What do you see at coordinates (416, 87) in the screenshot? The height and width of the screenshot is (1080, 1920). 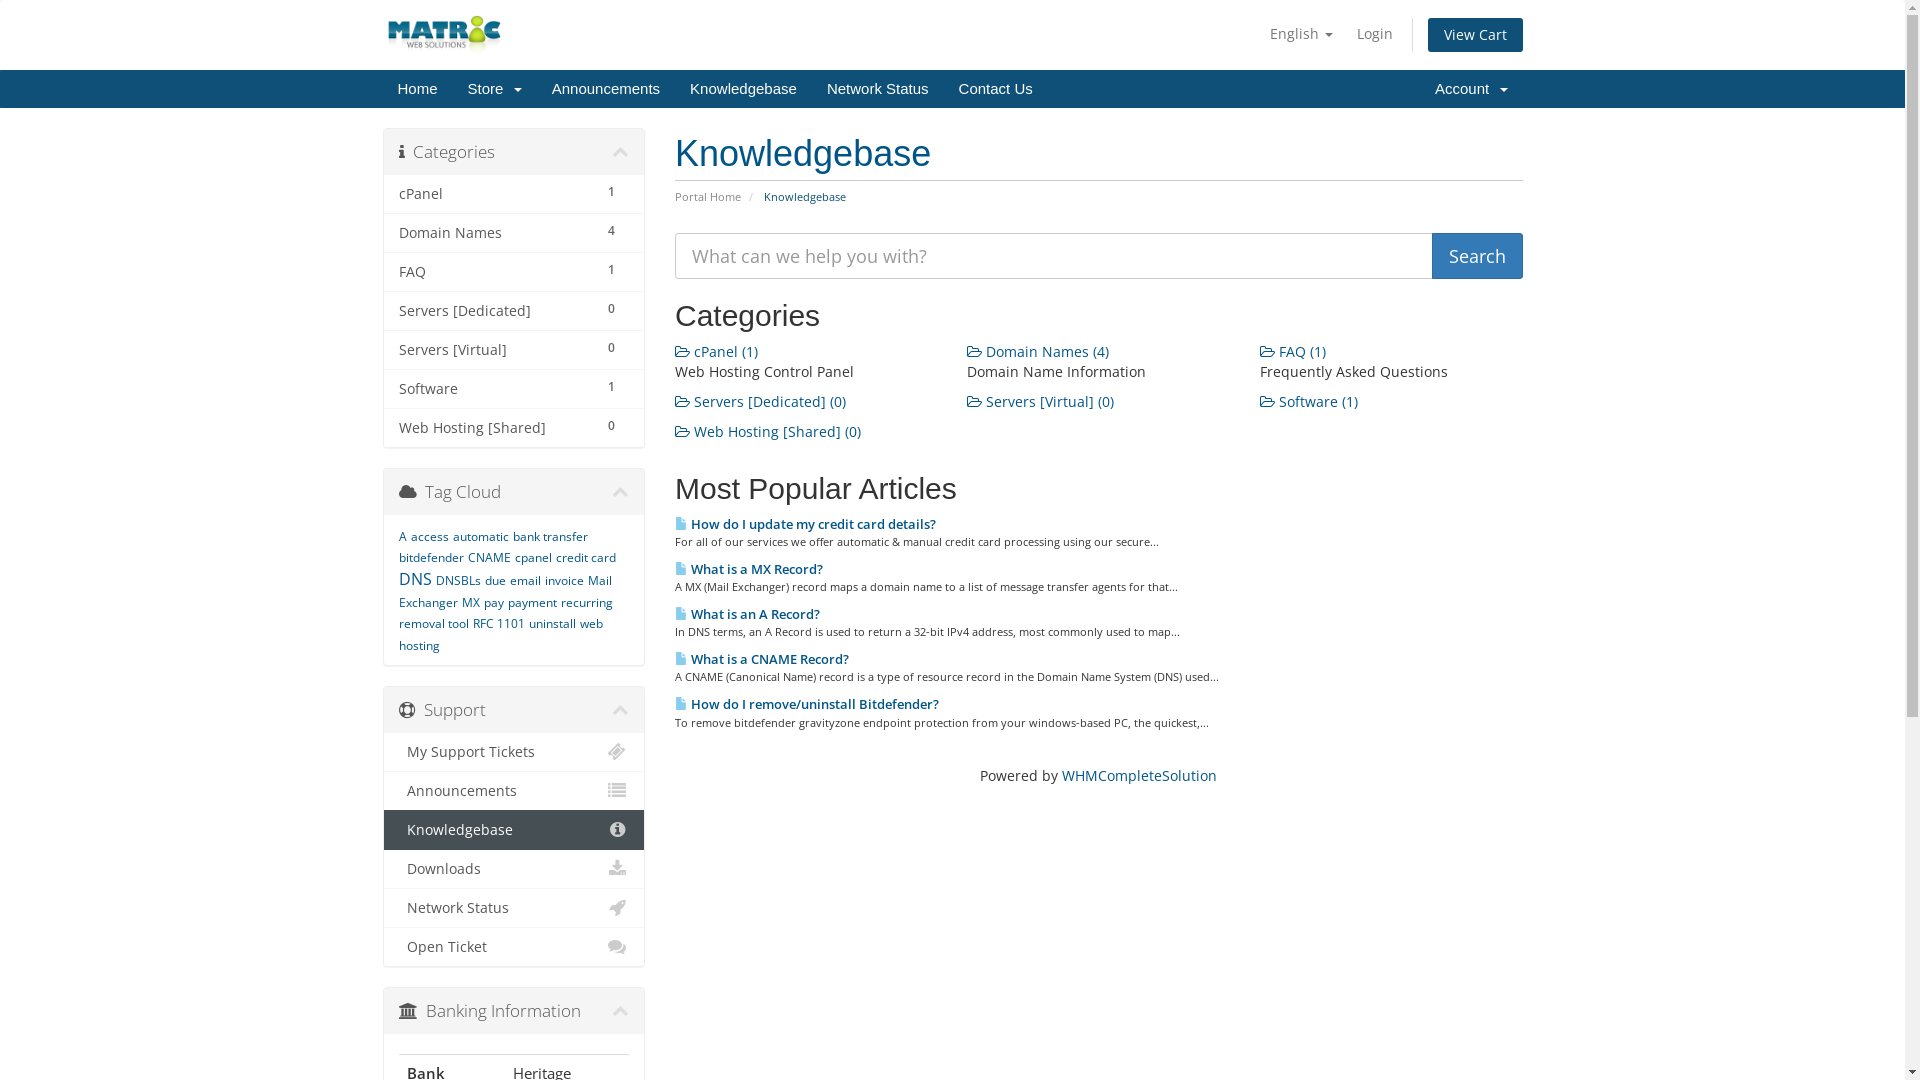 I see `'Home'` at bounding box center [416, 87].